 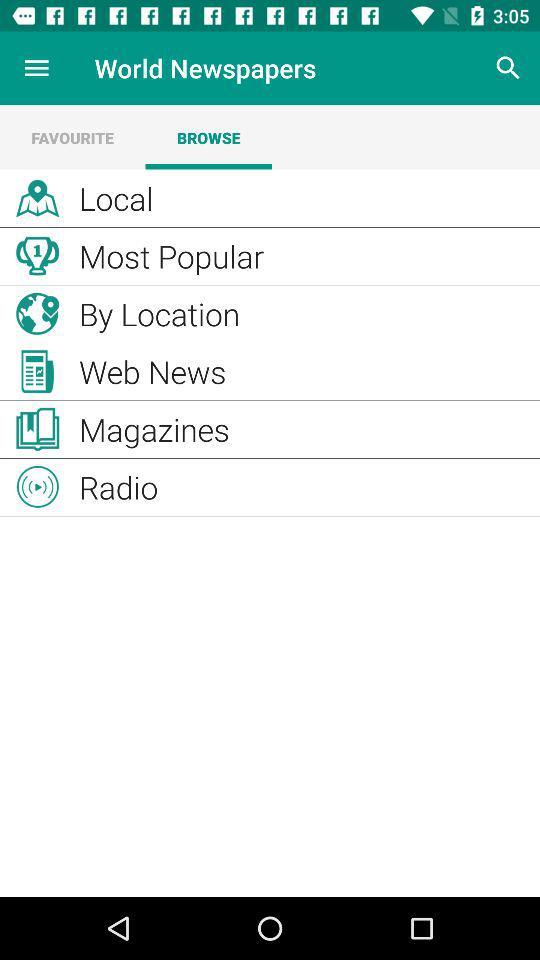 What do you see at coordinates (36, 68) in the screenshot?
I see `the item to the left of the world newspapers item` at bounding box center [36, 68].